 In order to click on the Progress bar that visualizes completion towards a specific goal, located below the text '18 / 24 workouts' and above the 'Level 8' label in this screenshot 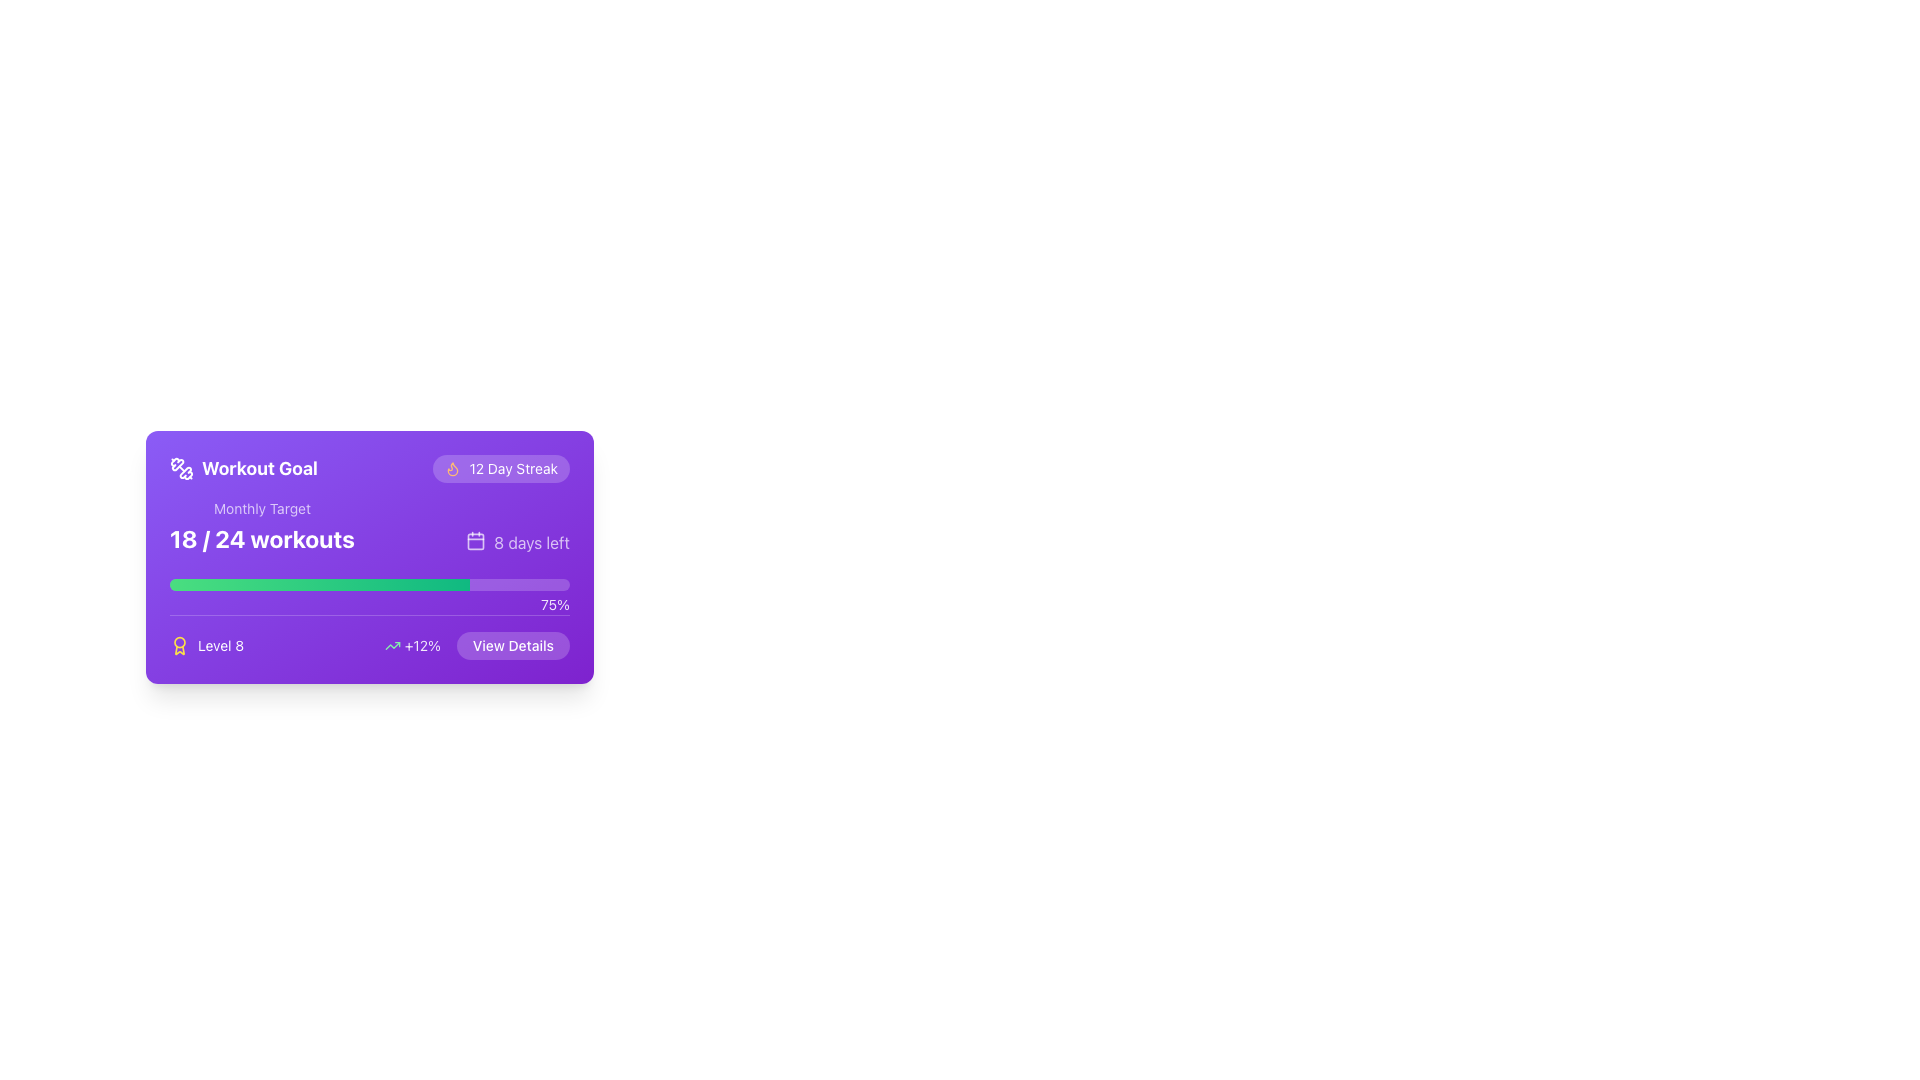, I will do `click(369, 585)`.